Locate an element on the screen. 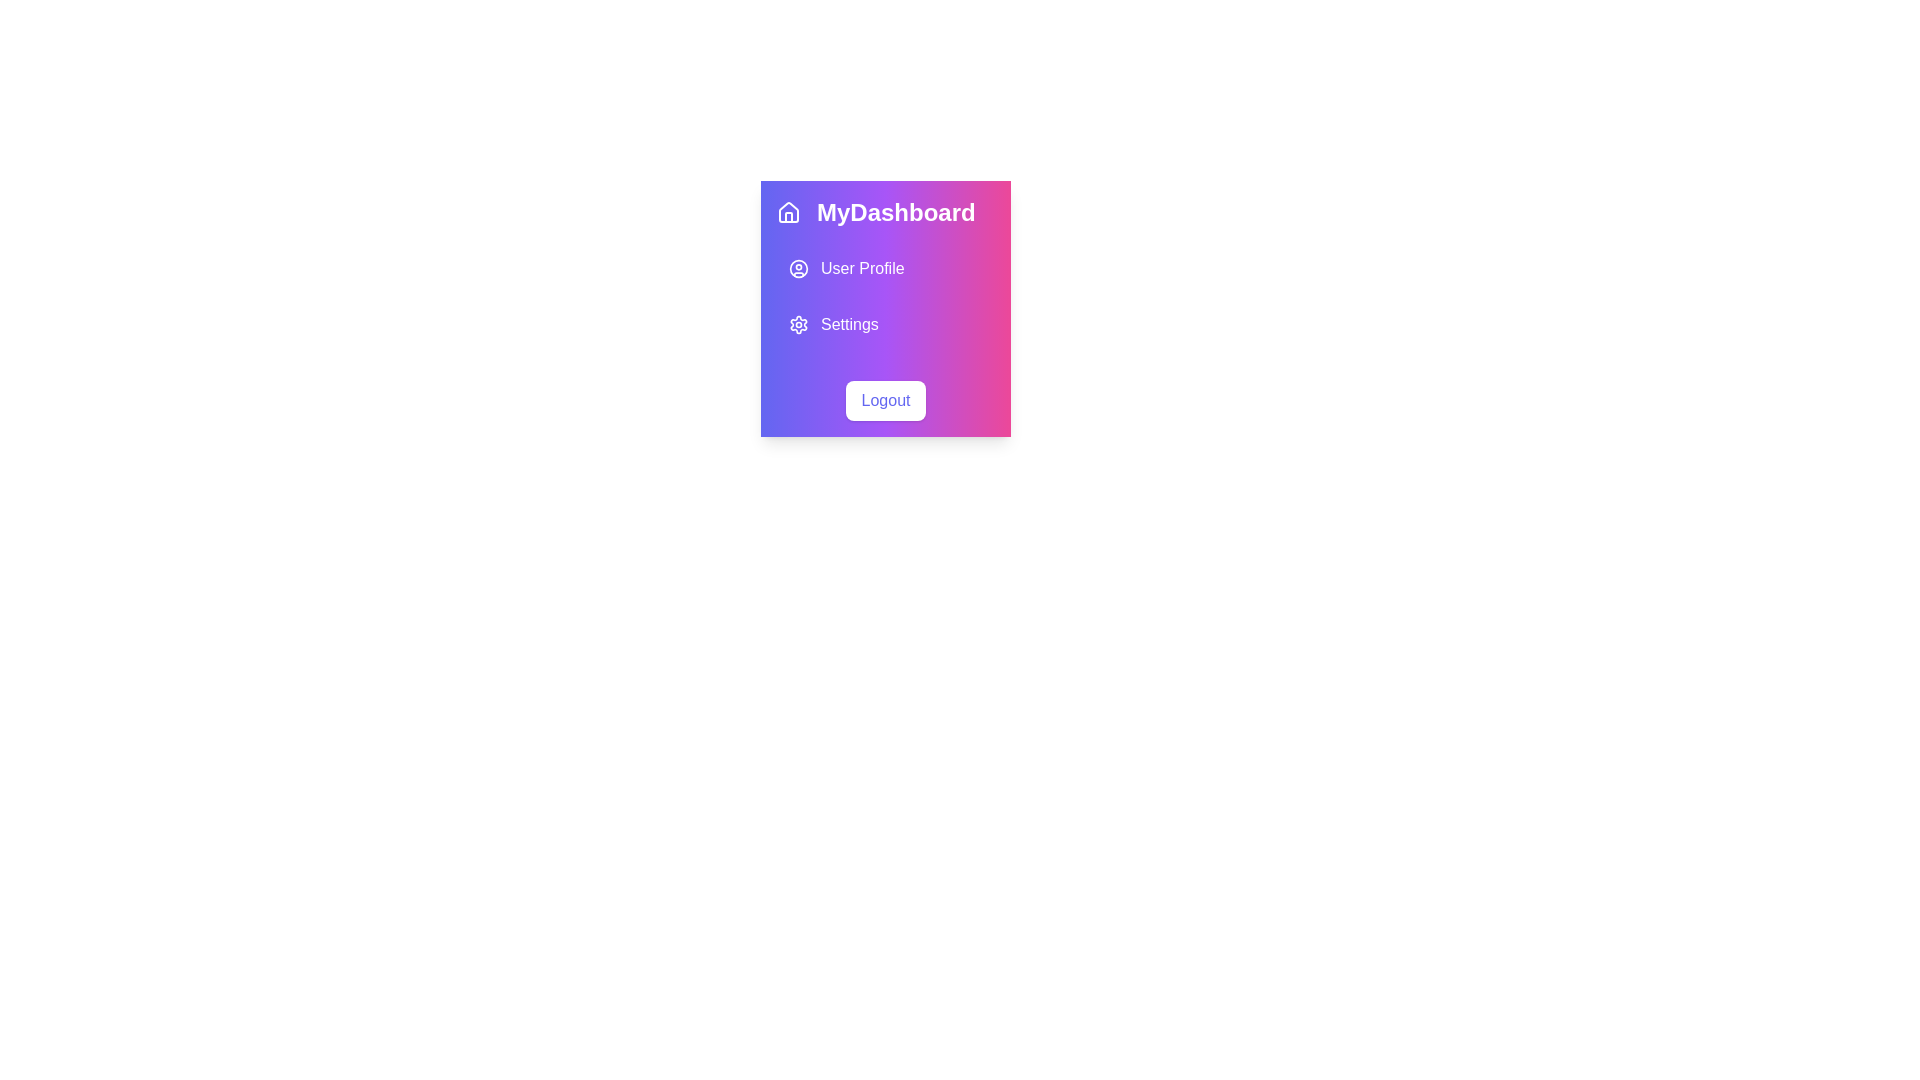  the static icon indicating configuration features located to the left of the 'Settings' label in the menu layout, positioned within the second clickable item below 'MyDashboard' is located at coordinates (797, 323).